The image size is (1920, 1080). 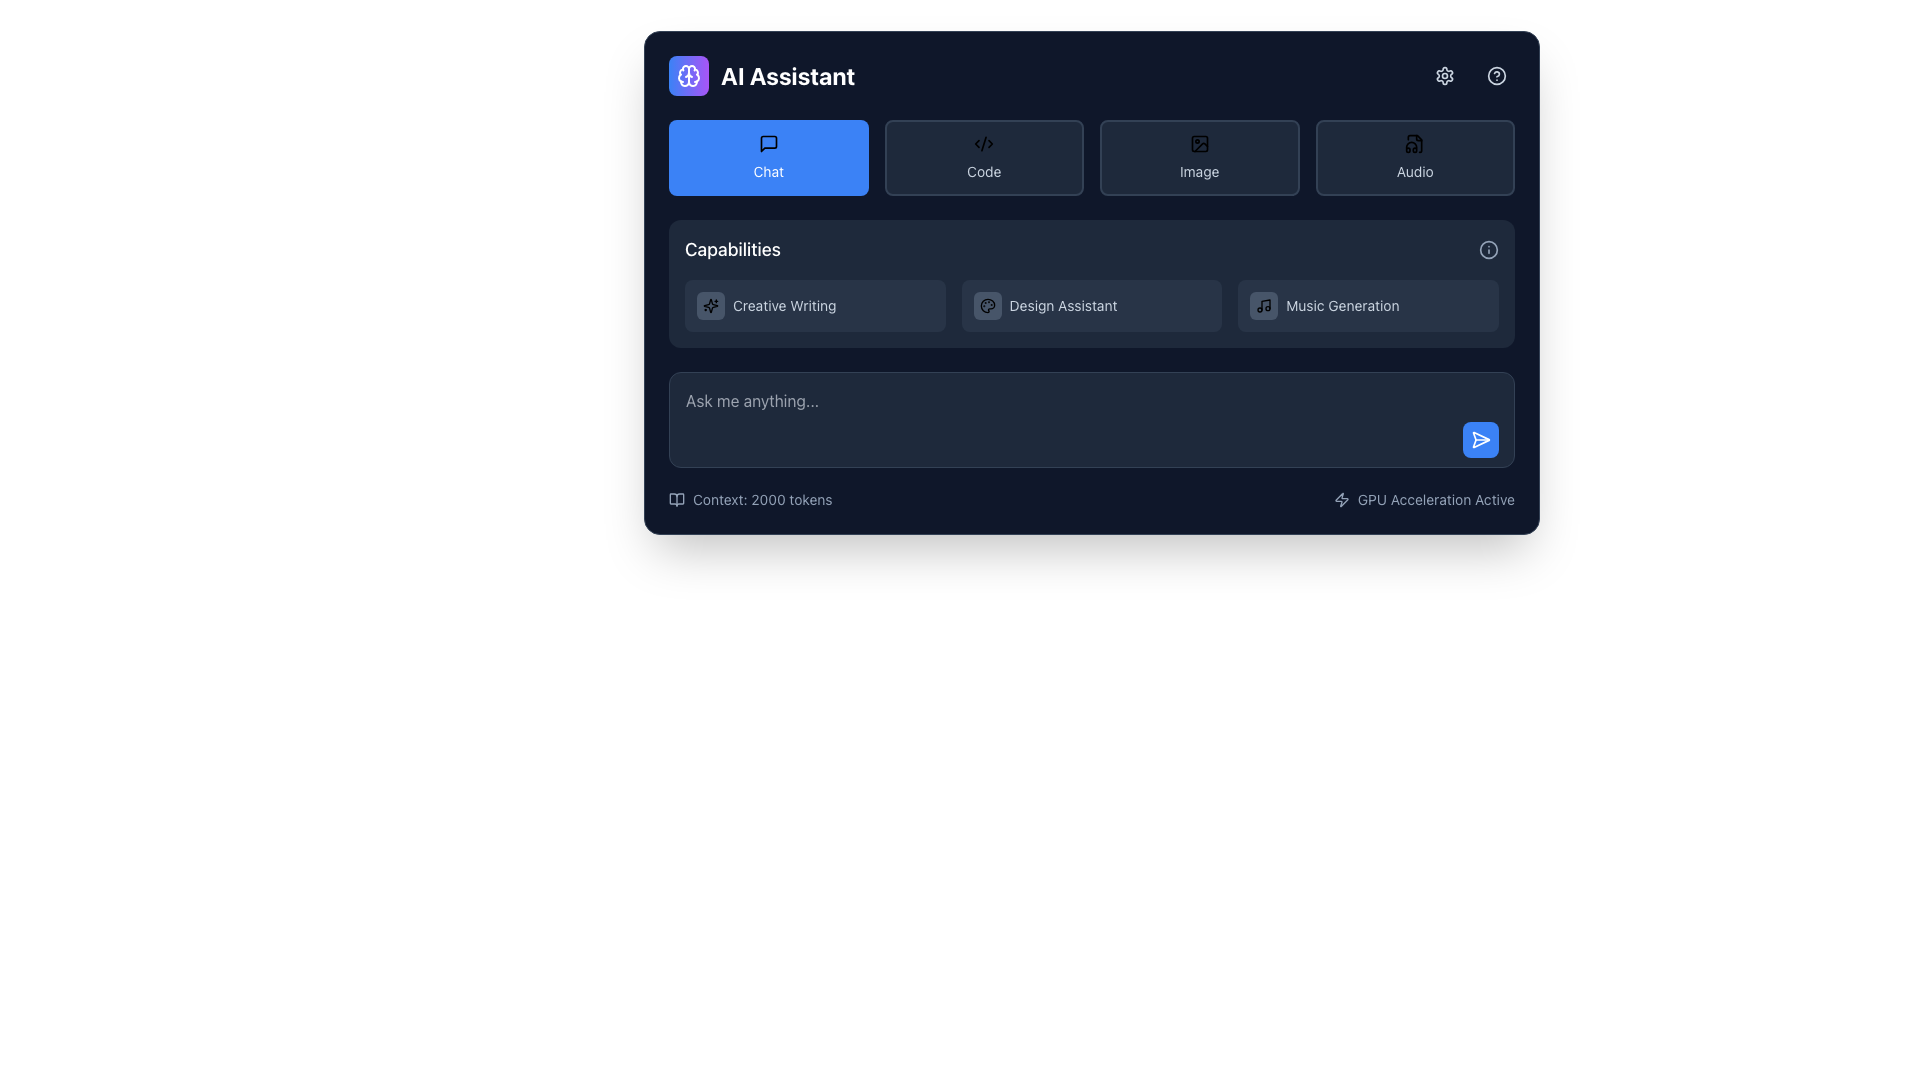 I want to click on the 'Help & Documentation' text label, which is styled in gray and located in the top-right corner of the interface, beneath the icon area, so click(x=1494, y=124).